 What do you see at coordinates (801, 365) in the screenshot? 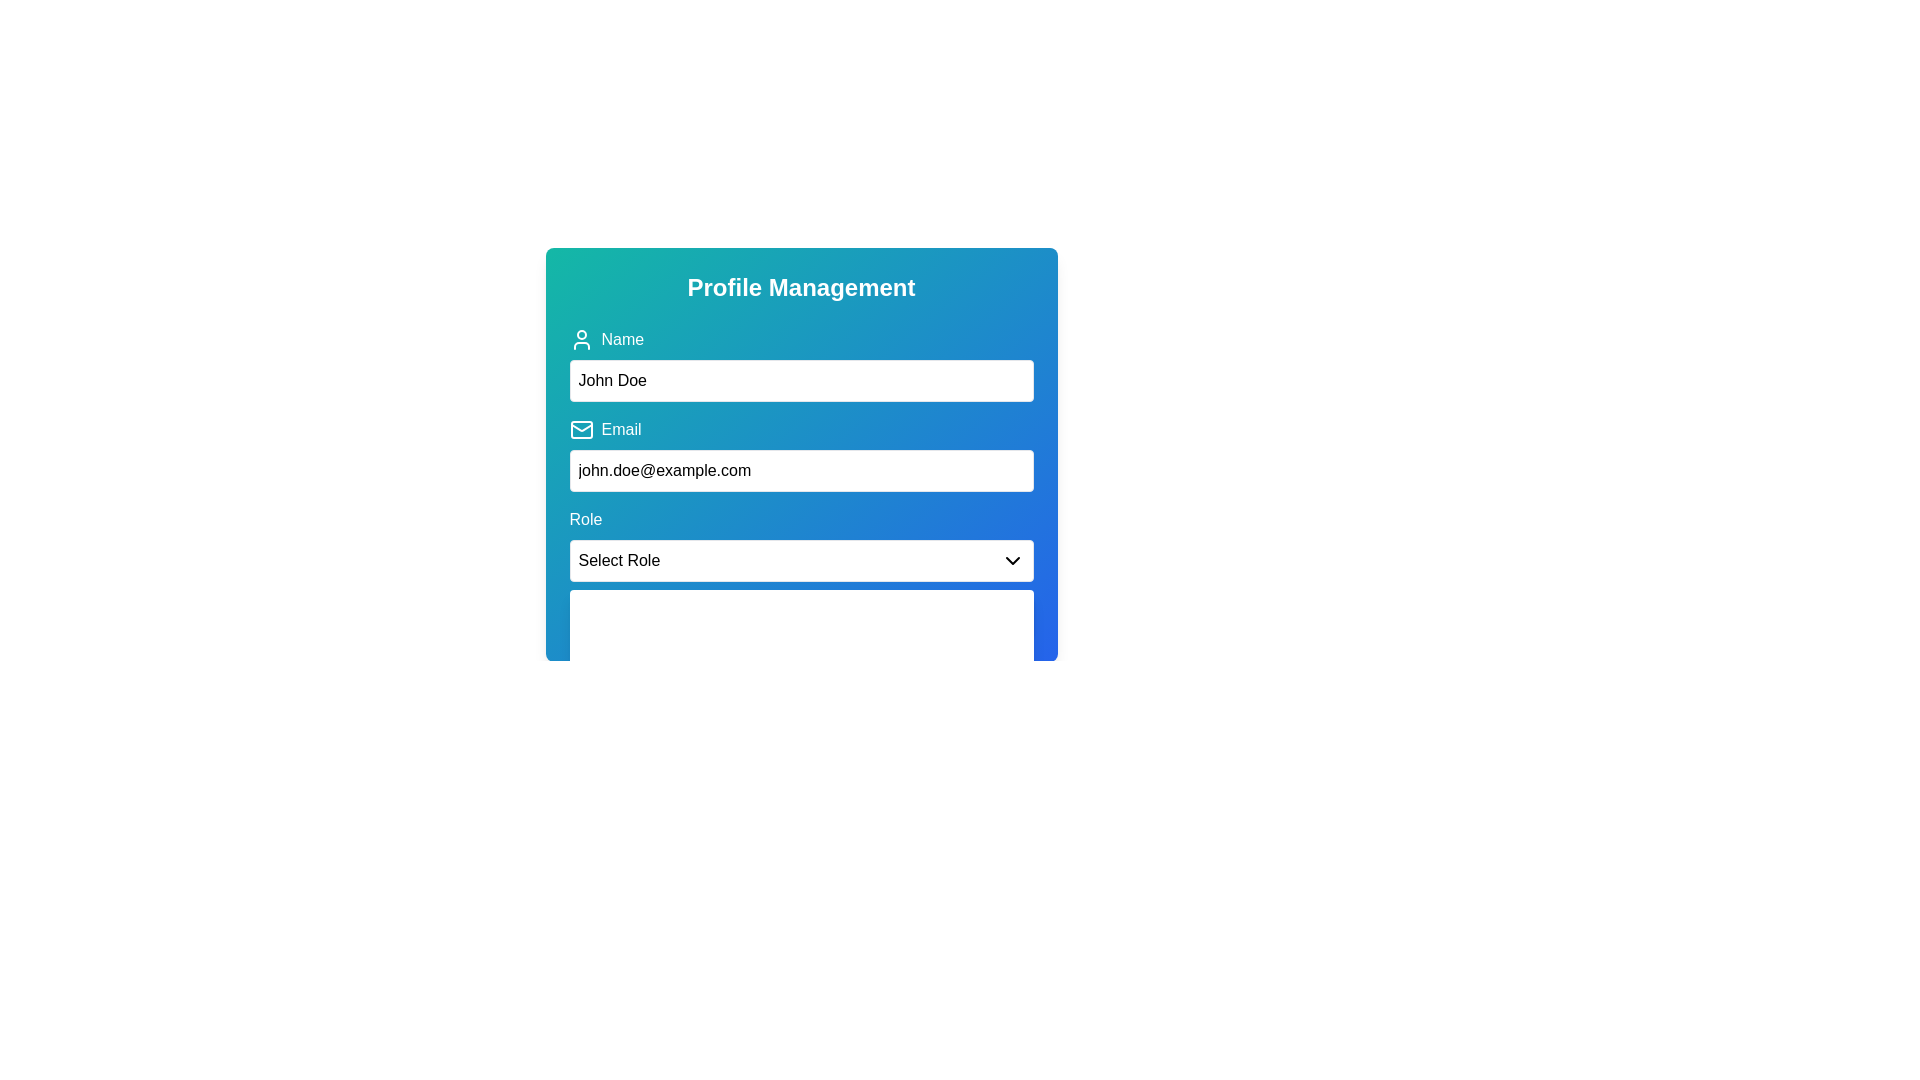
I see `the text input field labeled 'Name' to focus on it for text entry` at bounding box center [801, 365].